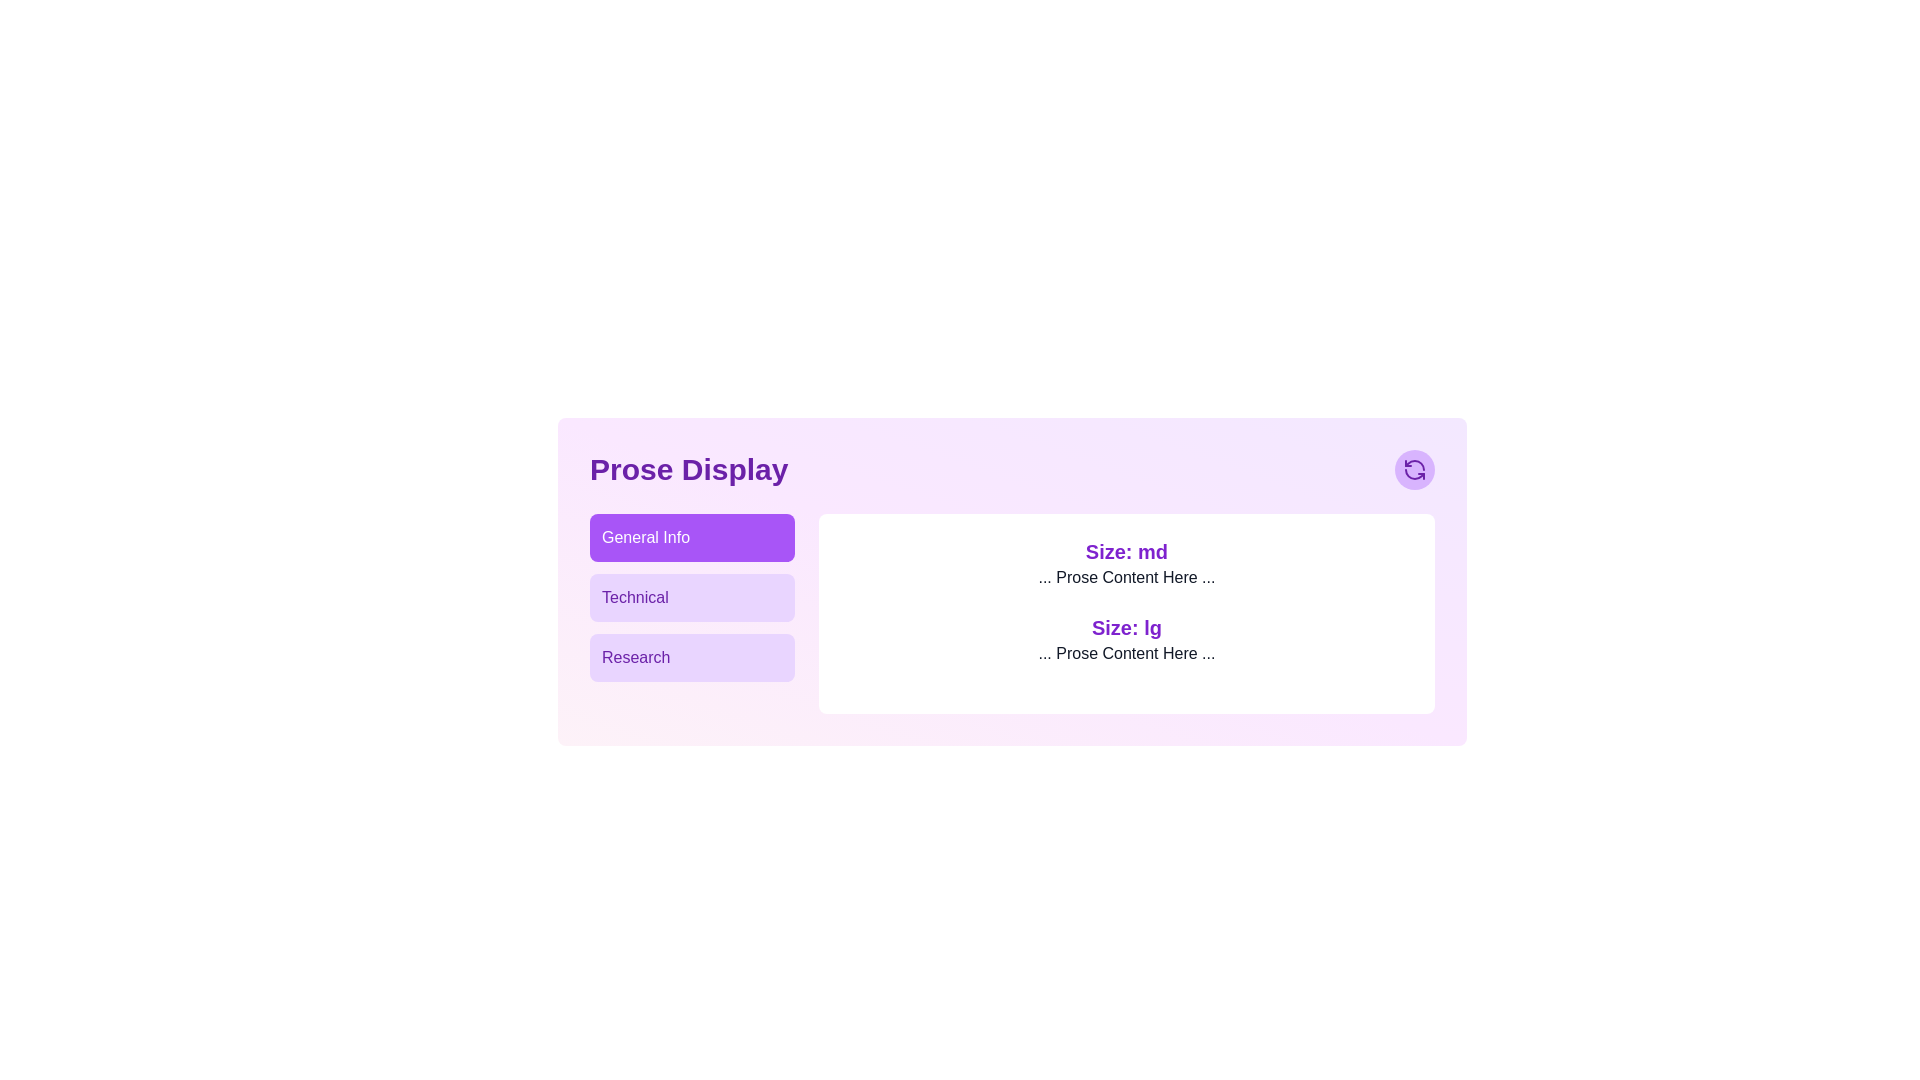 The image size is (1920, 1080). What do you see at coordinates (1153, 551) in the screenshot?
I see `the text label displaying 'md' which is styled in bold purple and is part of the descriptive line 'Size: md' located in the upper-middle section of the content display area` at bounding box center [1153, 551].